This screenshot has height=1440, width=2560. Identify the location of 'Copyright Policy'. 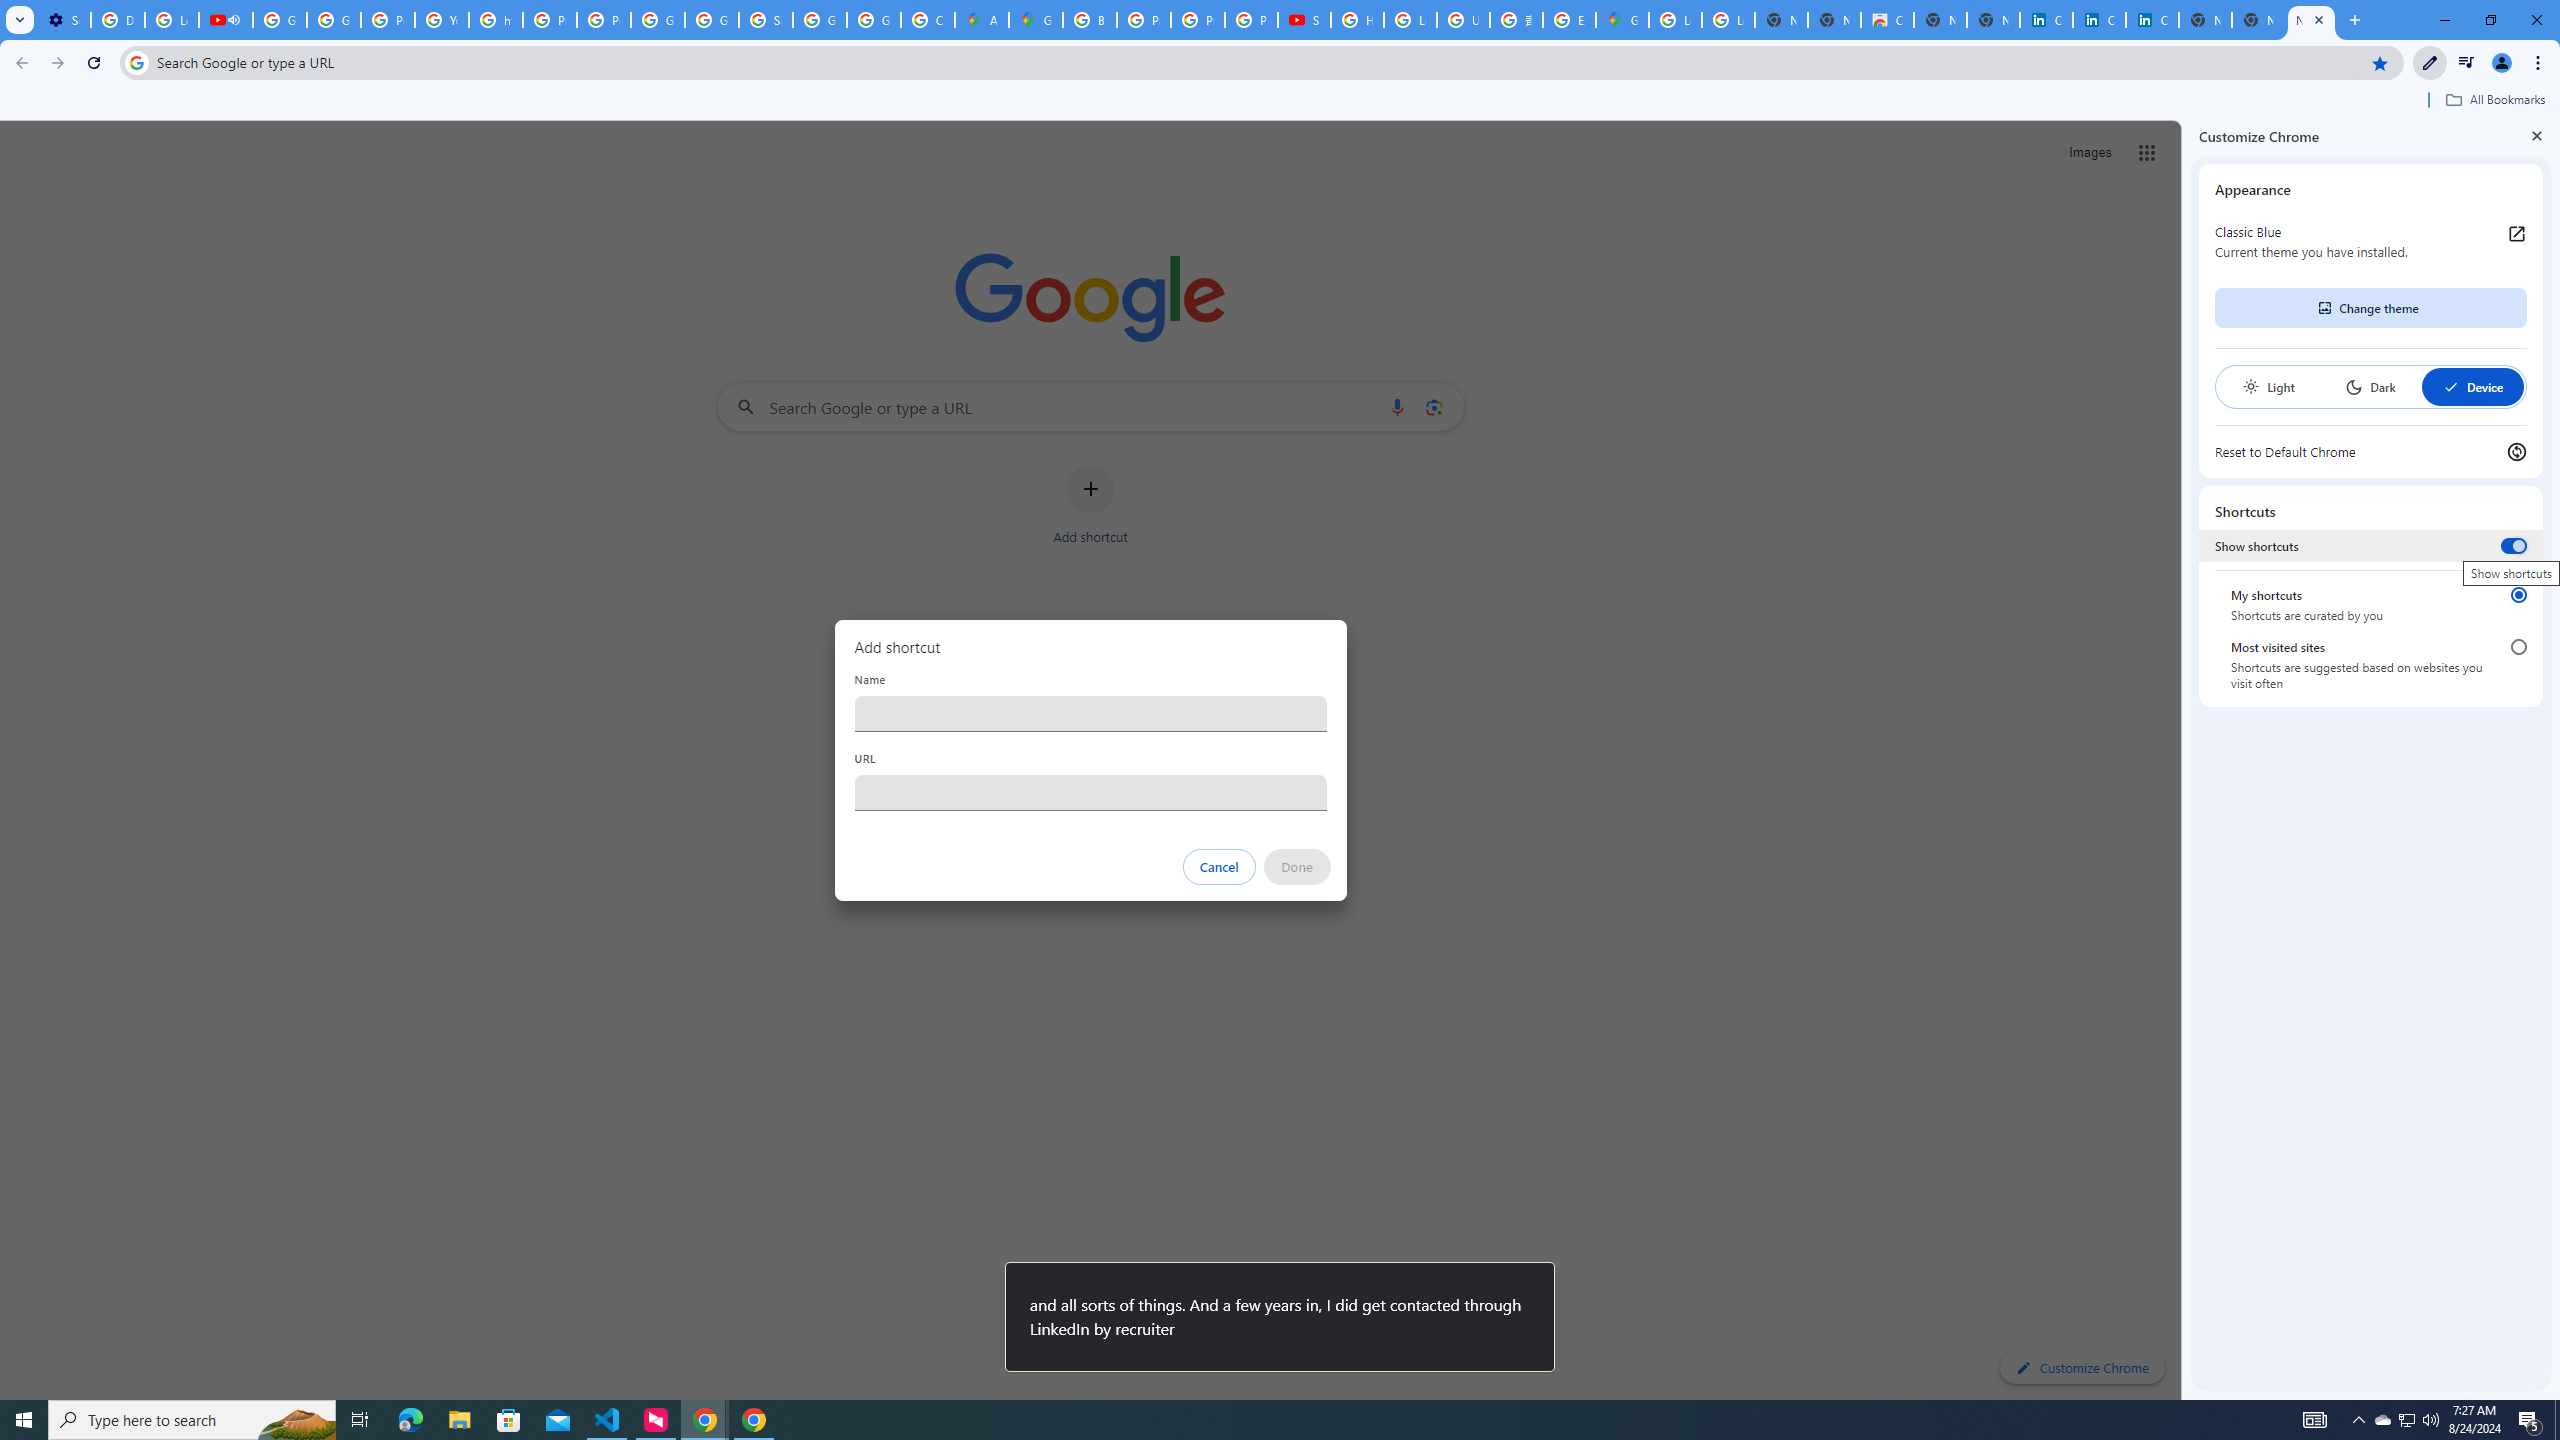
(2152, 19).